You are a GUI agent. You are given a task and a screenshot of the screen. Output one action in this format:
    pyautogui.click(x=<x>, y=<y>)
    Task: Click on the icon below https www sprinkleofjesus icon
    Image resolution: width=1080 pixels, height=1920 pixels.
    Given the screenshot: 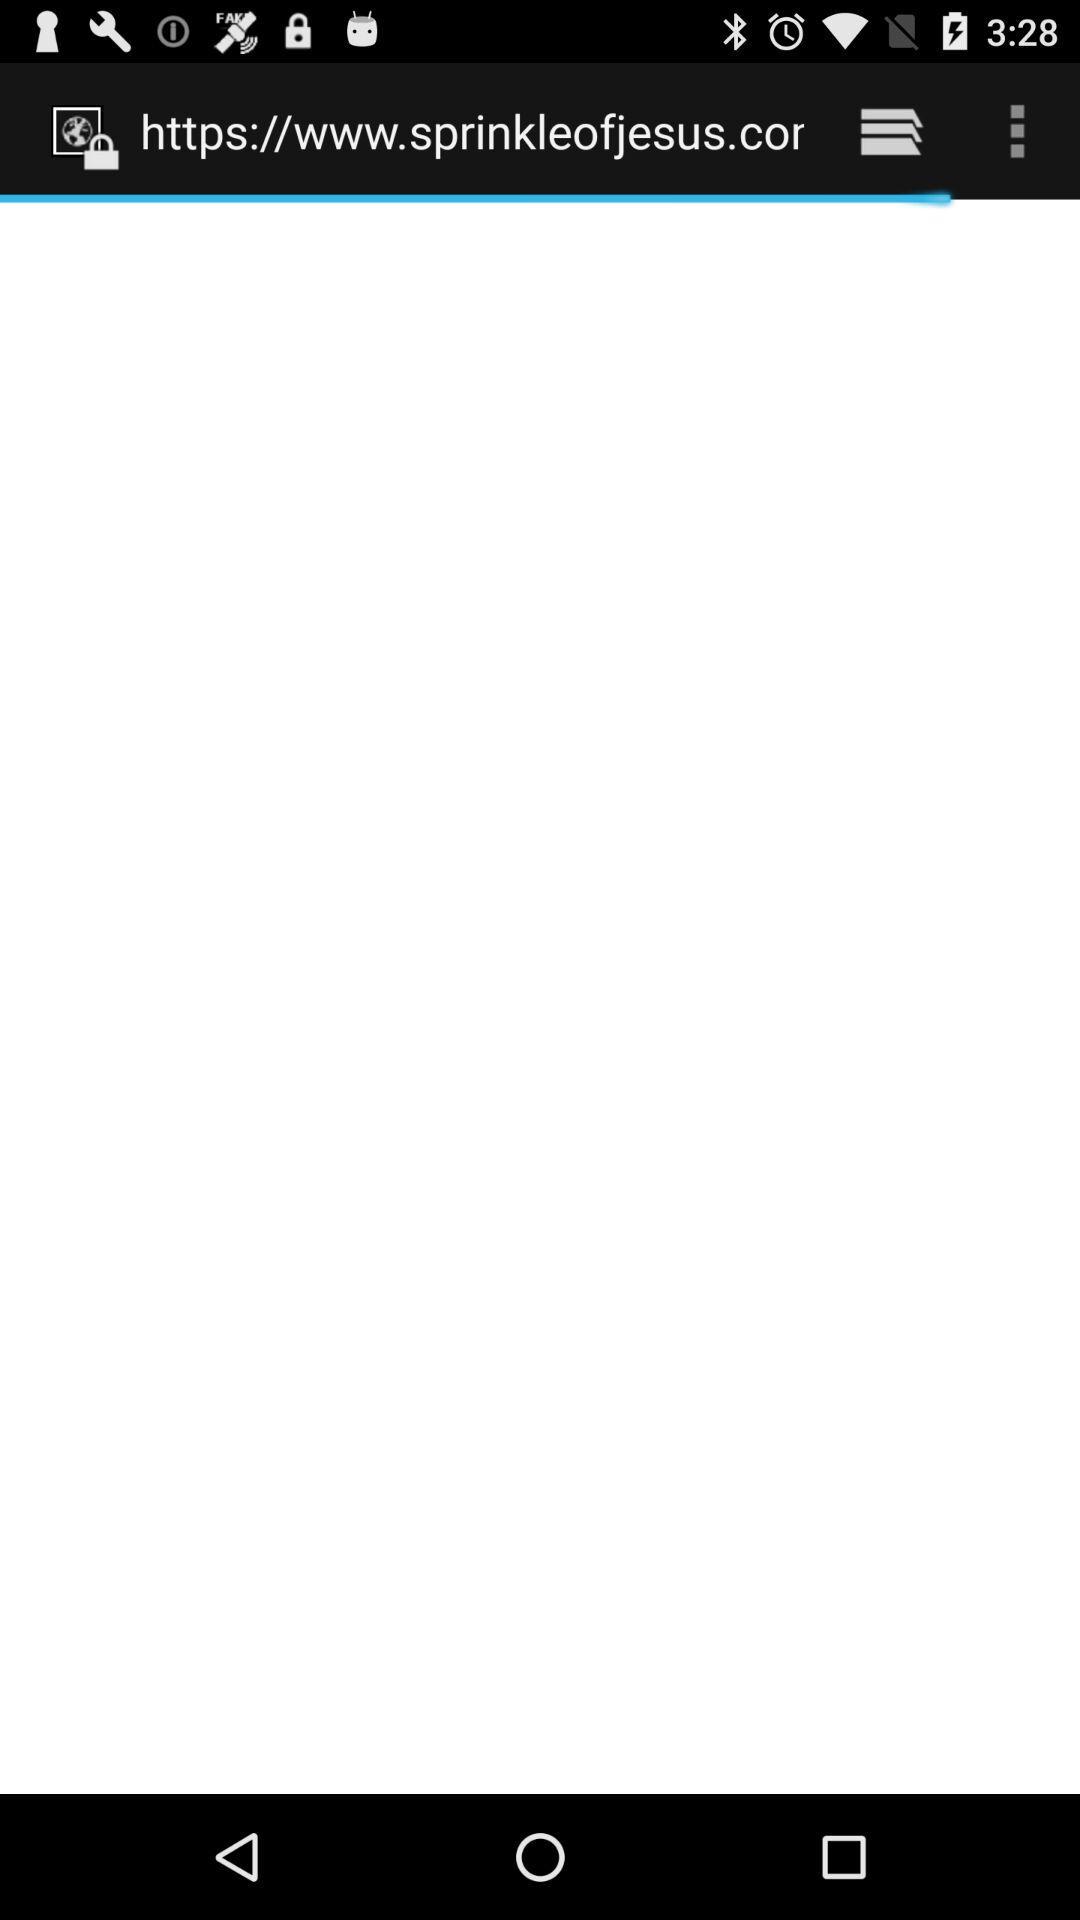 What is the action you would take?
    pyautogui.click(x=540, y=996)
    